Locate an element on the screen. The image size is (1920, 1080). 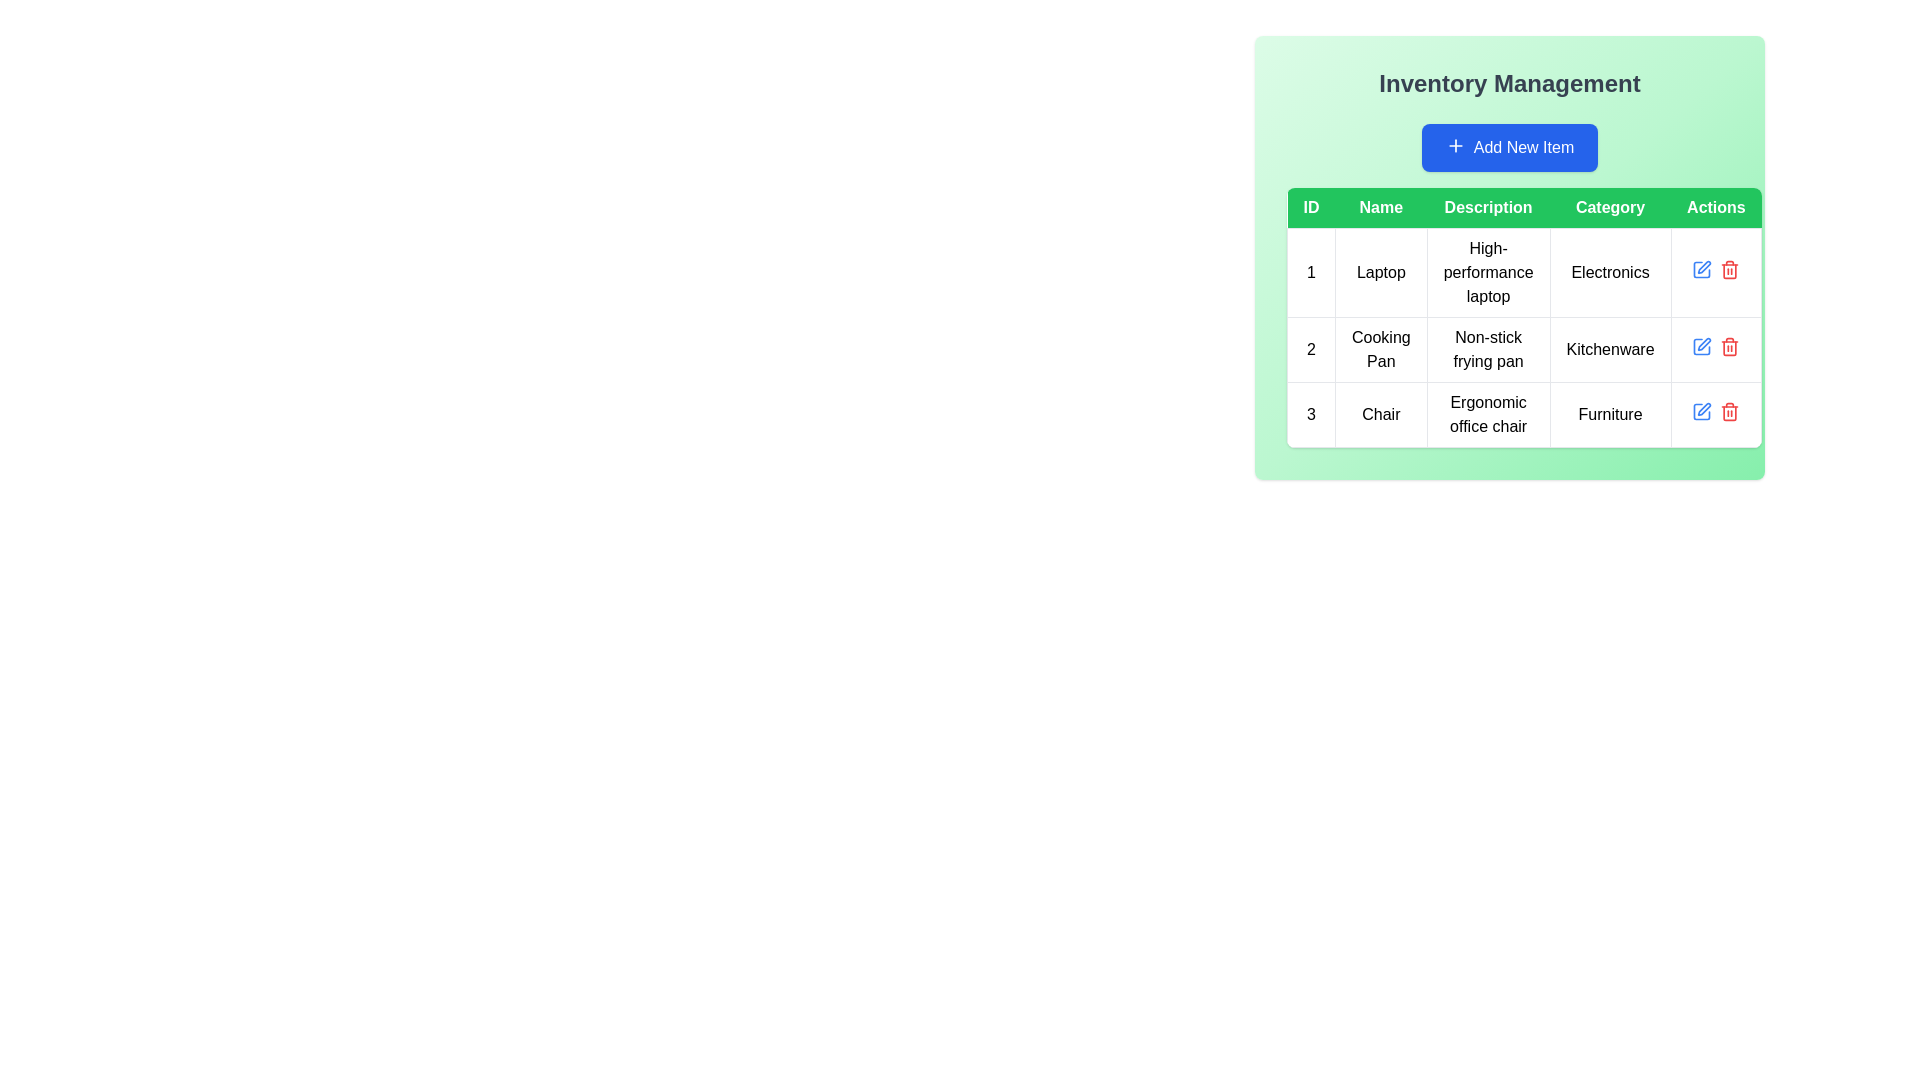
the icon located in the 'Actions' column, third row of the grid layout, which represents a symbolic action for user interaction is located at coordinates (1701, 268).